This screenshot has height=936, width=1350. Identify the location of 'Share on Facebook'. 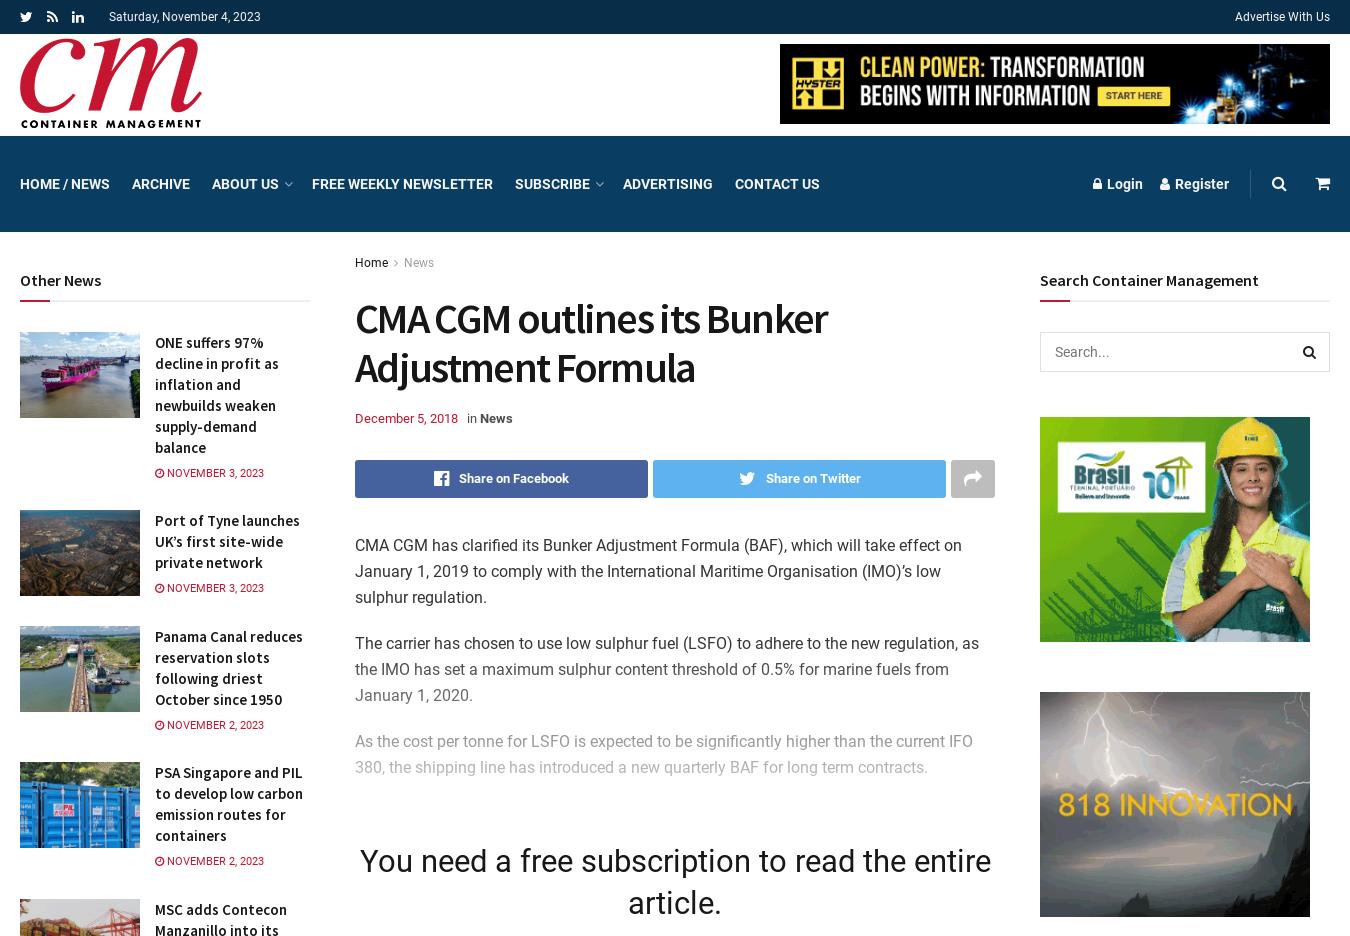
(512, 477).